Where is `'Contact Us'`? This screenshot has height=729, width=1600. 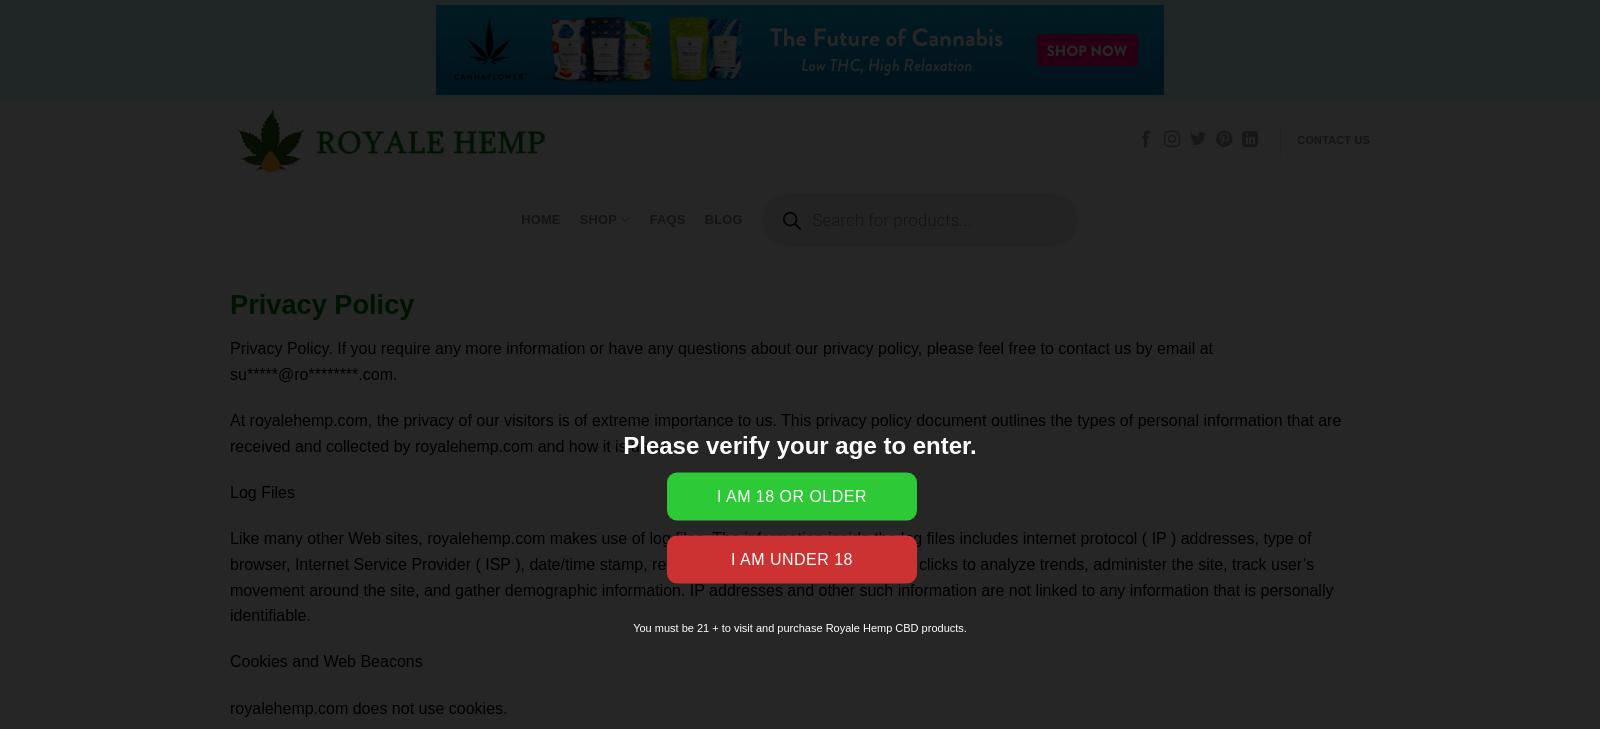
'Contact Us' is located at coordinates (1332, 138).